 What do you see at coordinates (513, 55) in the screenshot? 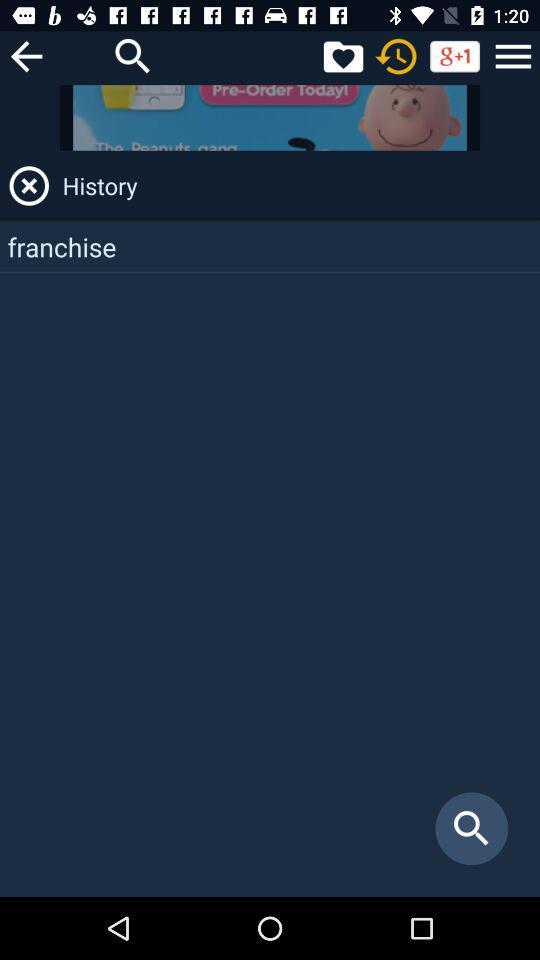
I see `option and other services` at bounding box center [513, 55].